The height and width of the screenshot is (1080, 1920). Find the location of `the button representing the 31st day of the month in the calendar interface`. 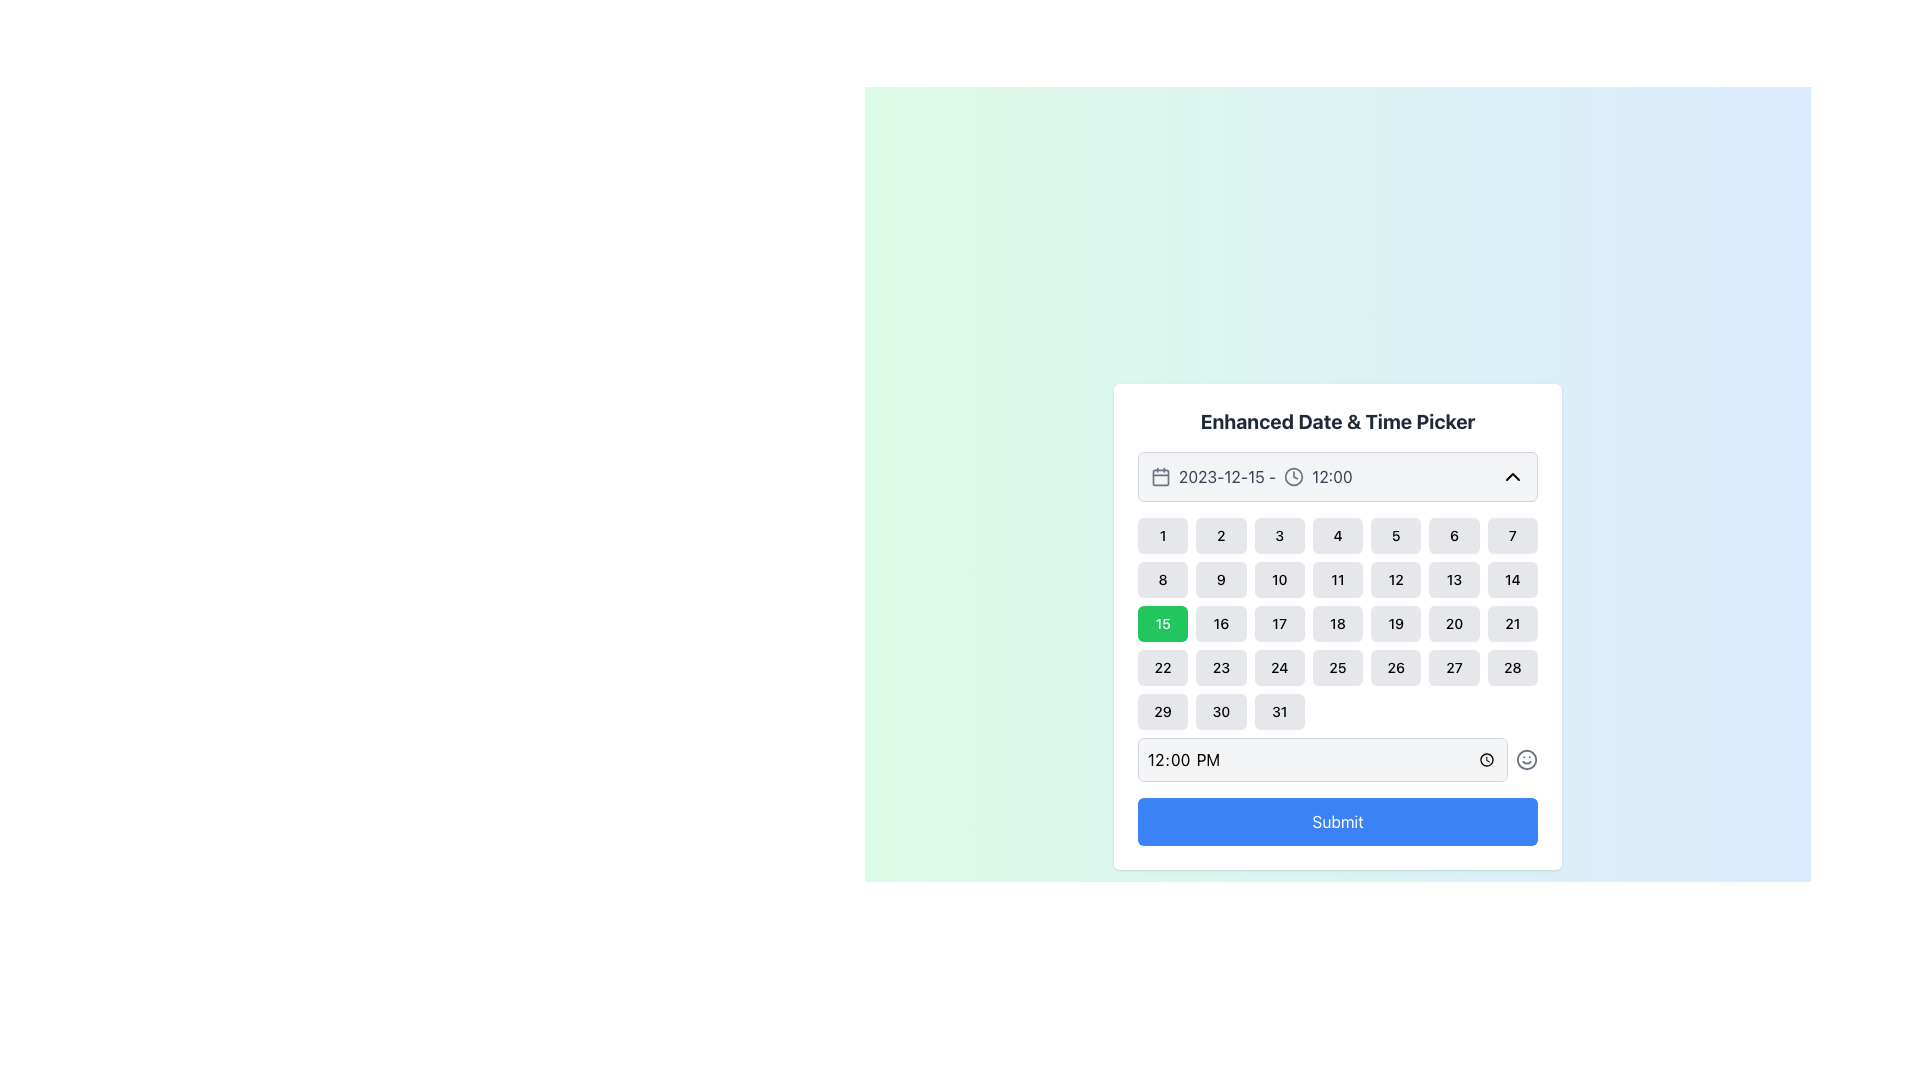

the button representing the 31st day of the month in the calendar interface is located at coordinates (1278, 711).